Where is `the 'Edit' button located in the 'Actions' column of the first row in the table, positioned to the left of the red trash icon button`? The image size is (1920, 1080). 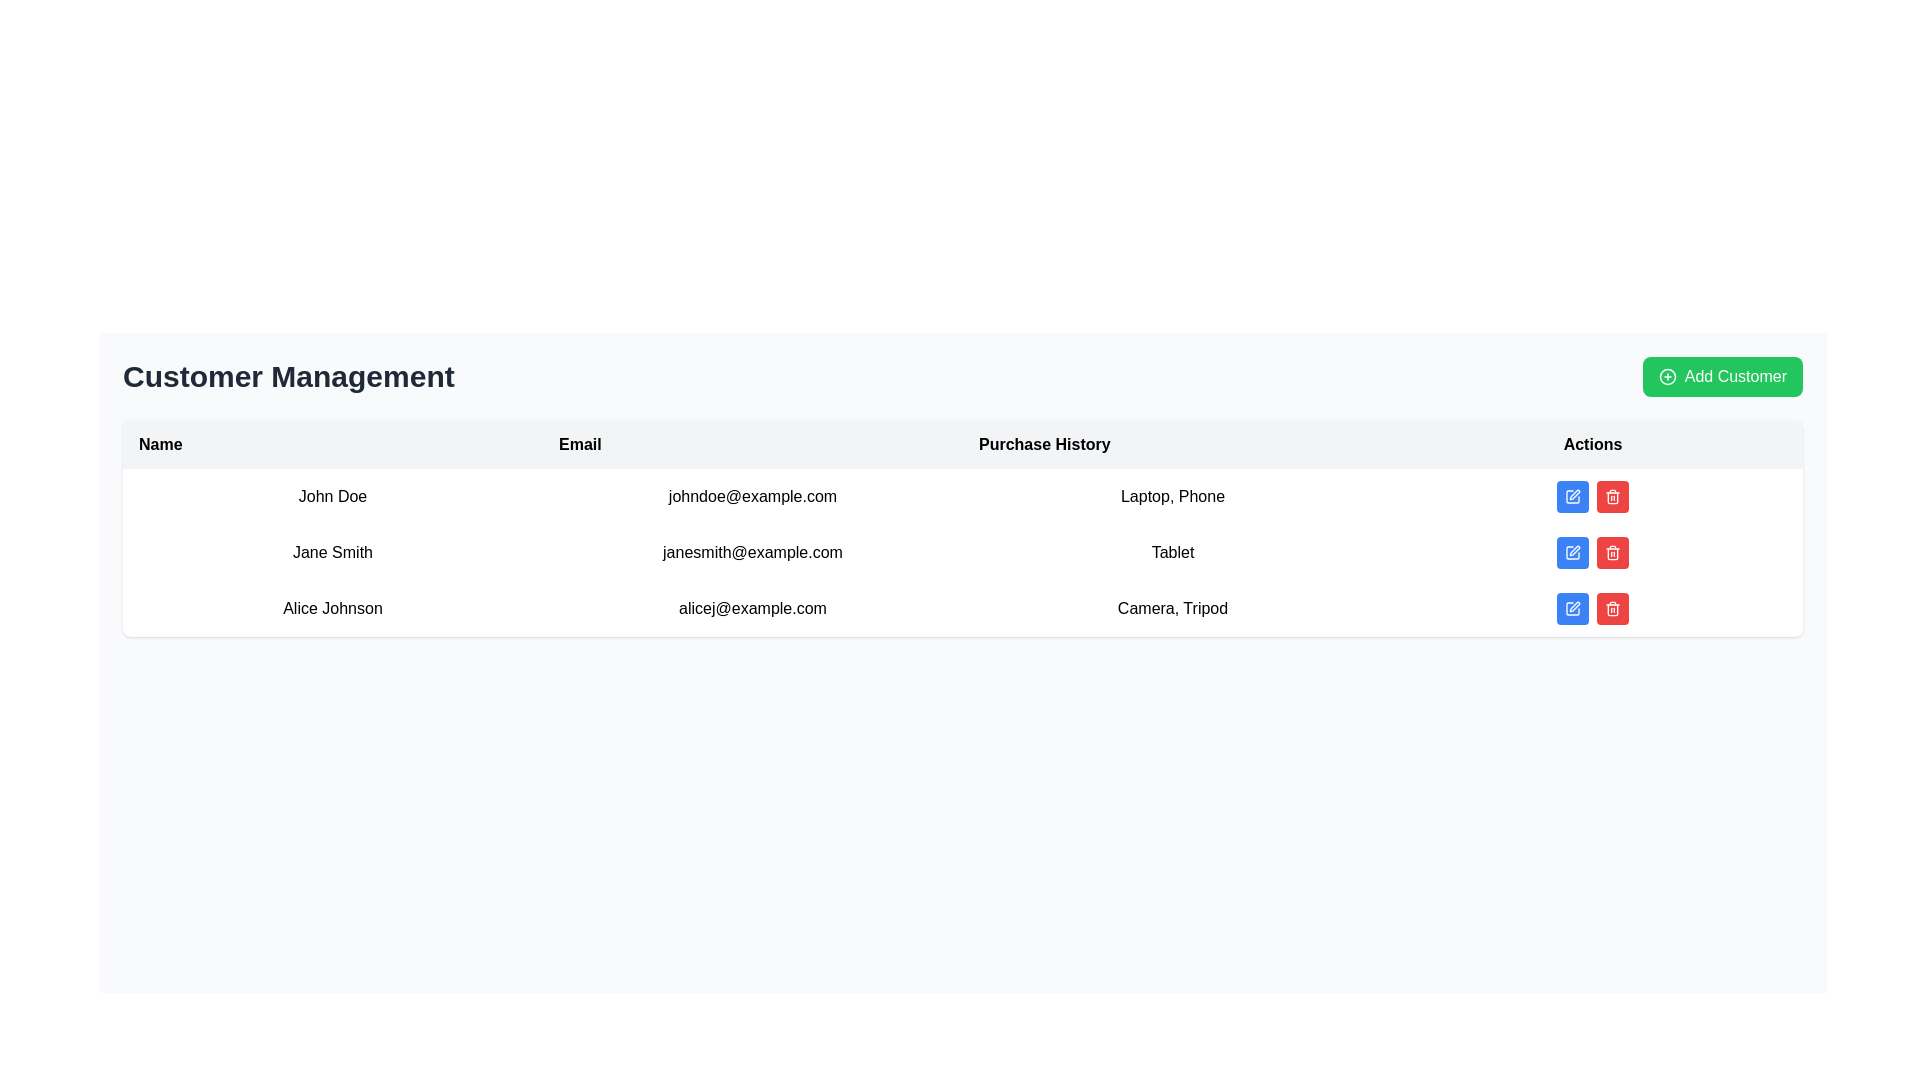
the 'Edit' button located in the 'Actions' column of the first row in the table, positioned to the left of the red trash icon button is located at coordinates (1572, 496).